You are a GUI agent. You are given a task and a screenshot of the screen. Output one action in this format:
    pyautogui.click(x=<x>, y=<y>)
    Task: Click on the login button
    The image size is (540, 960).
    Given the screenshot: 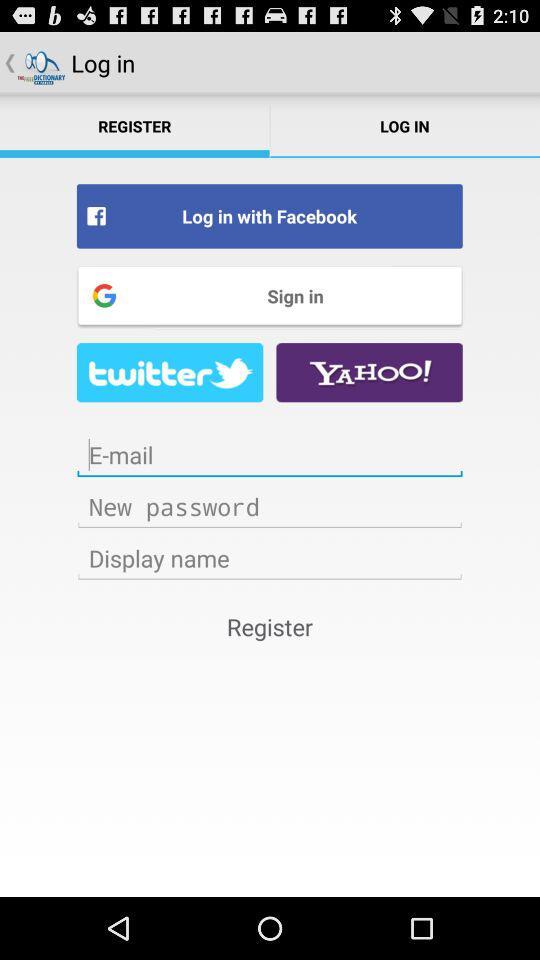 What is the action you would take?
    pyautogui.click(x=270, y=505)
    